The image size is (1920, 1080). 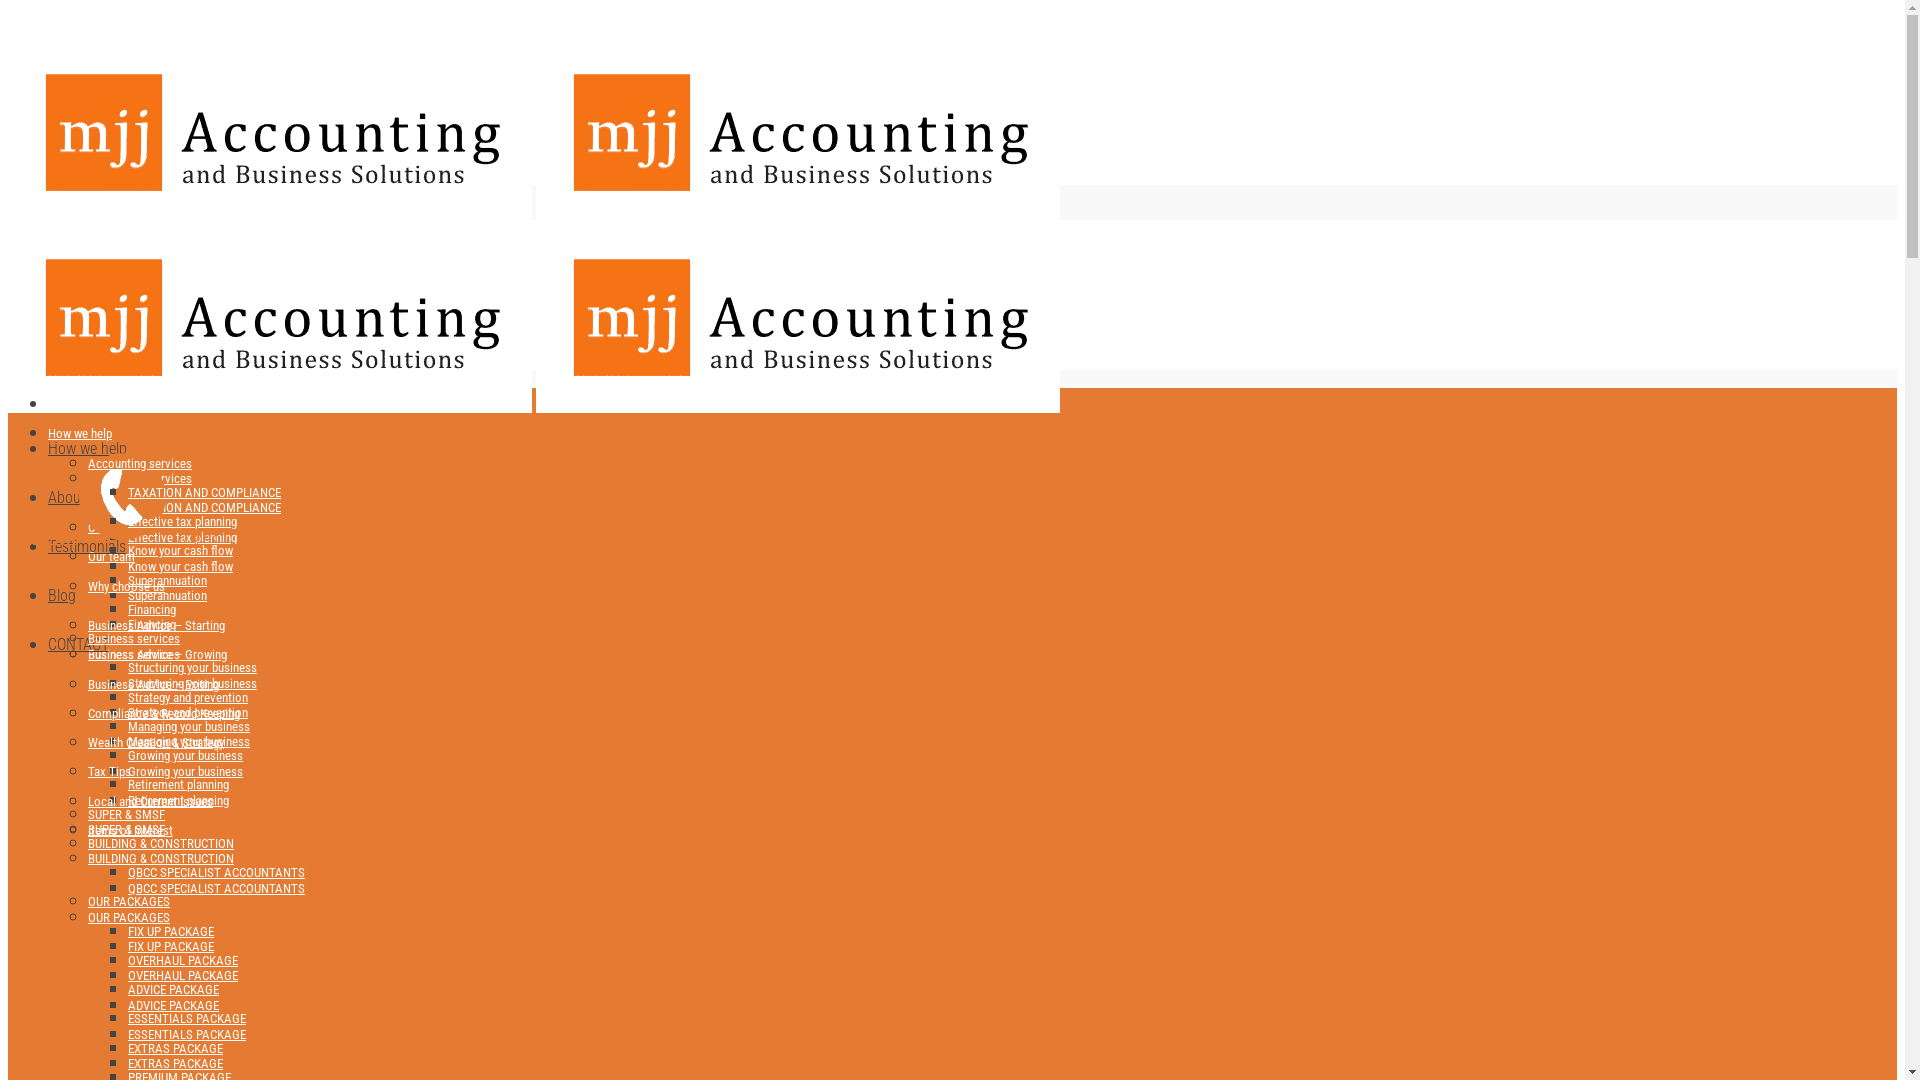 What do you see at coordinates (163, 712) in the screenshot?
I see `'Compliance & Record Keeping'` at bounding box center [163, 712].